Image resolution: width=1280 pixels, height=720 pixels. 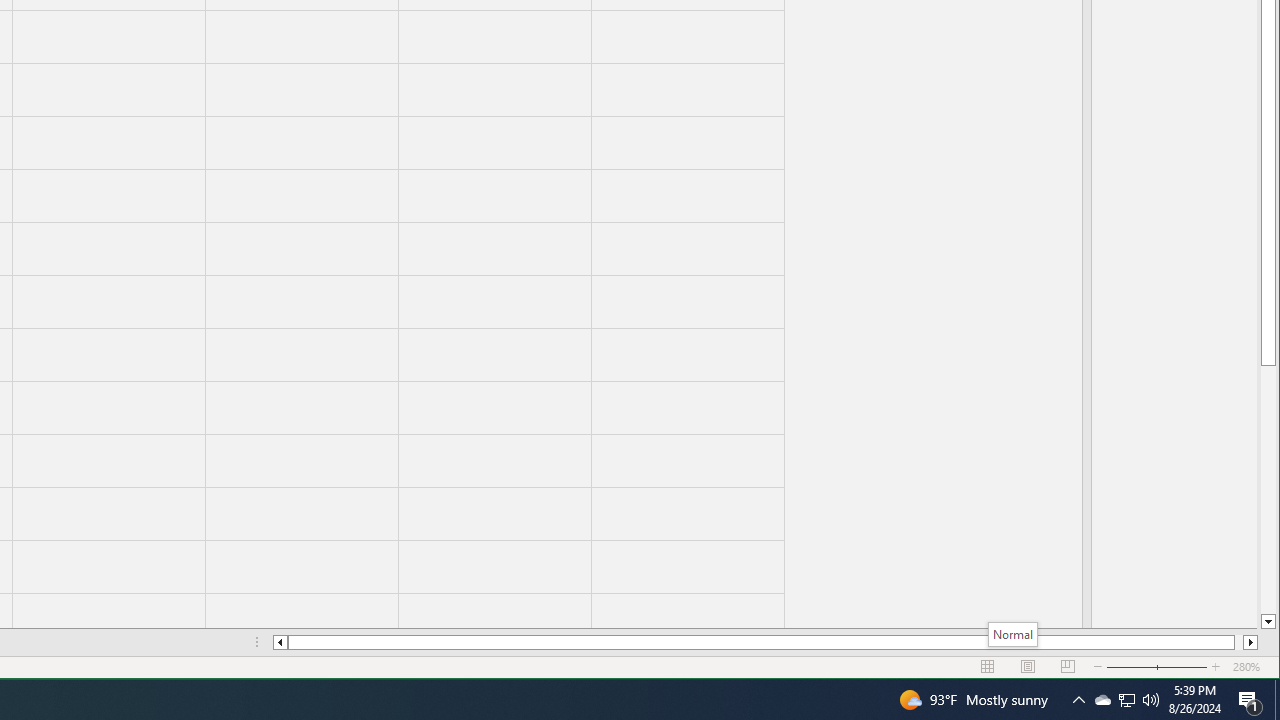 I want to click on 'Line down', so click(x=1267, y=621).